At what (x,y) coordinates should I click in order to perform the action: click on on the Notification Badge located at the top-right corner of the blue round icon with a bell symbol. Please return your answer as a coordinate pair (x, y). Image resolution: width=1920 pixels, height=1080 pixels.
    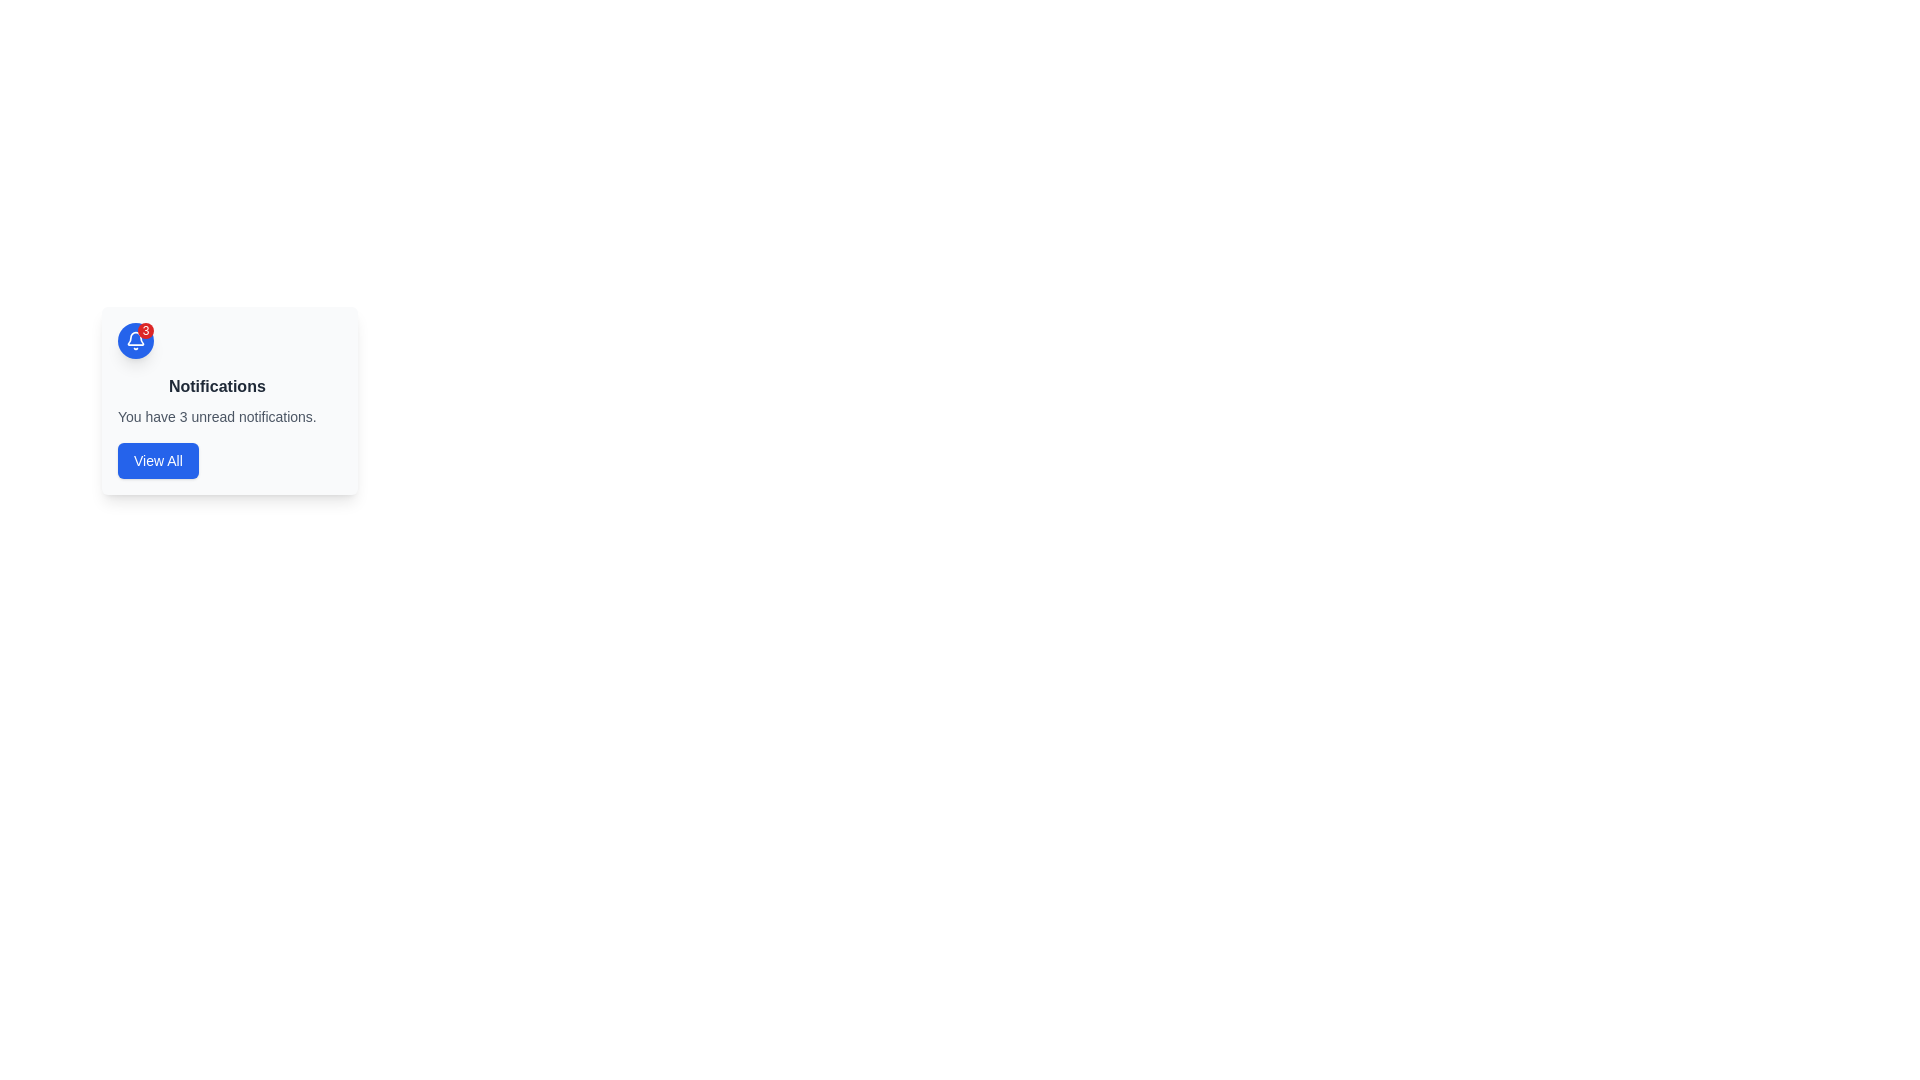
    Looking at the image, I should click on (134, 339).